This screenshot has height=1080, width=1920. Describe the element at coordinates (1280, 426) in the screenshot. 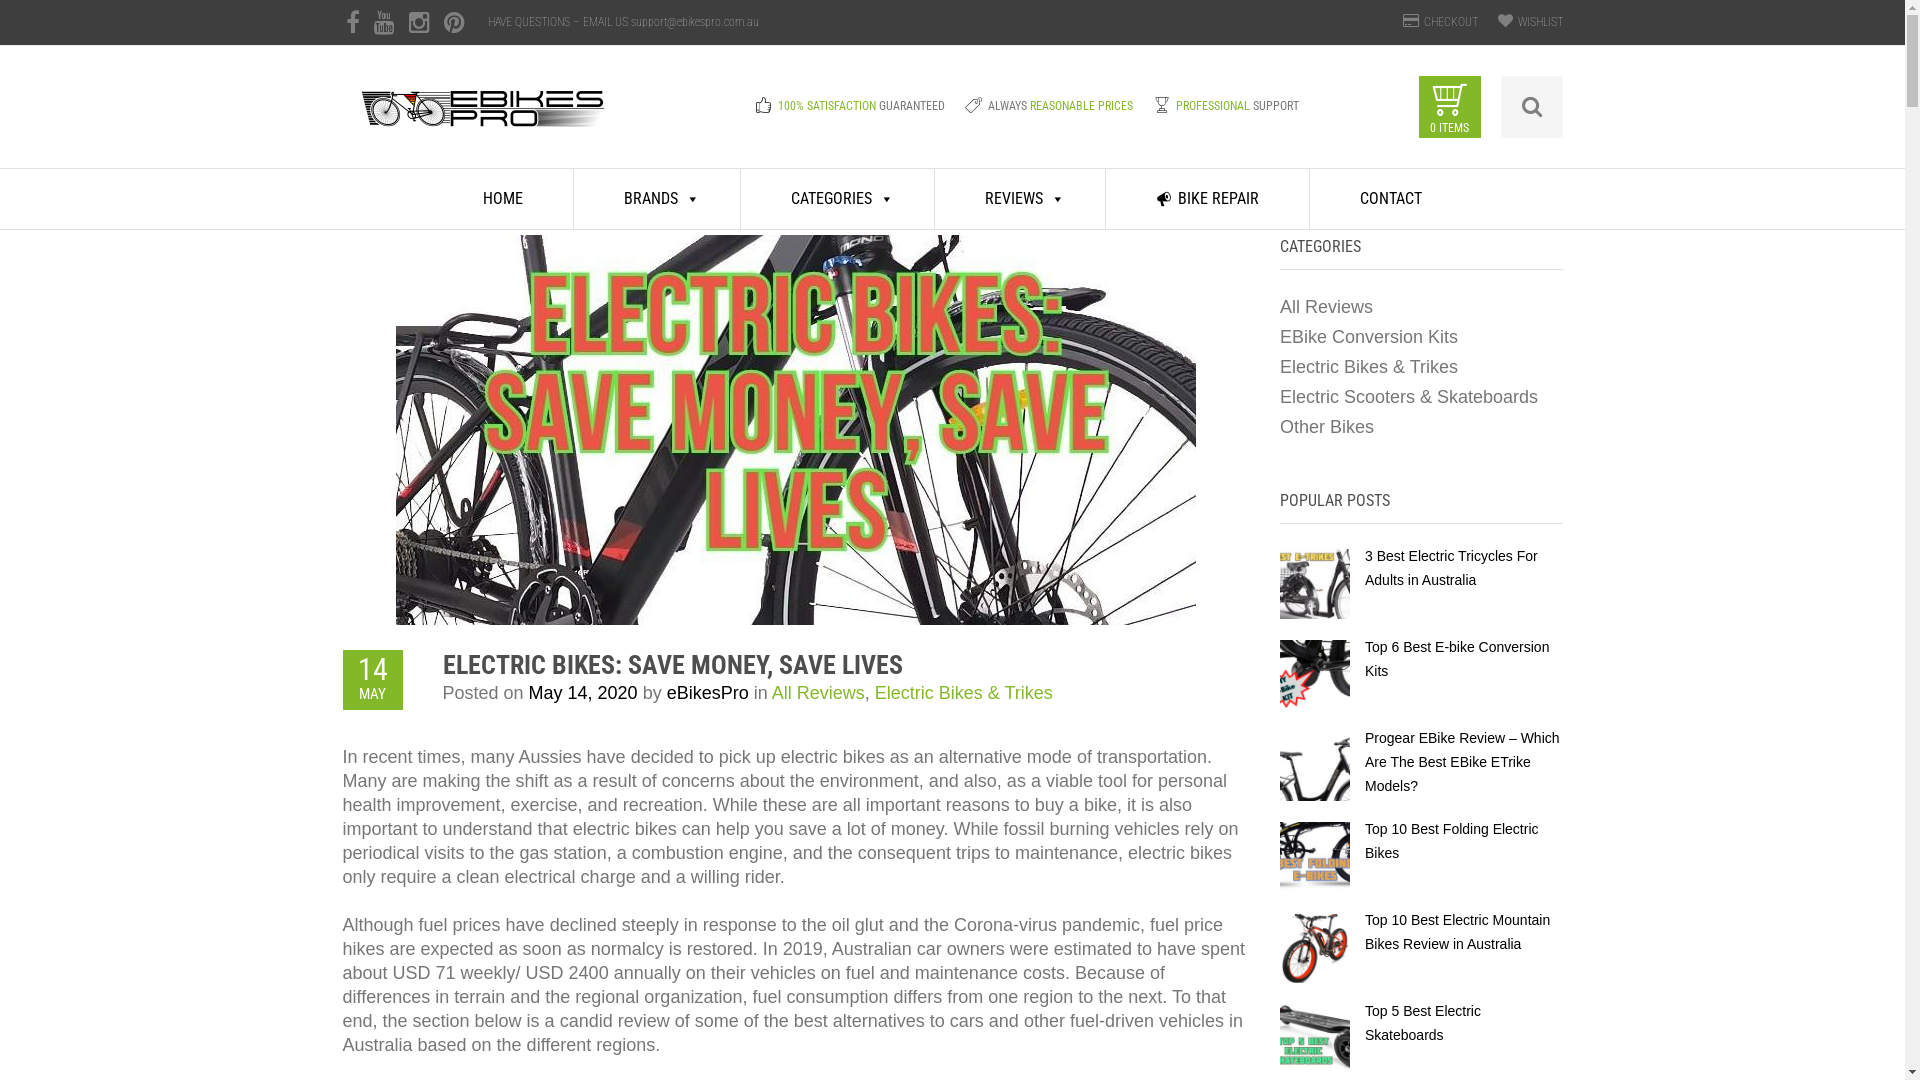

I see `'Other Bikes'` at that location.